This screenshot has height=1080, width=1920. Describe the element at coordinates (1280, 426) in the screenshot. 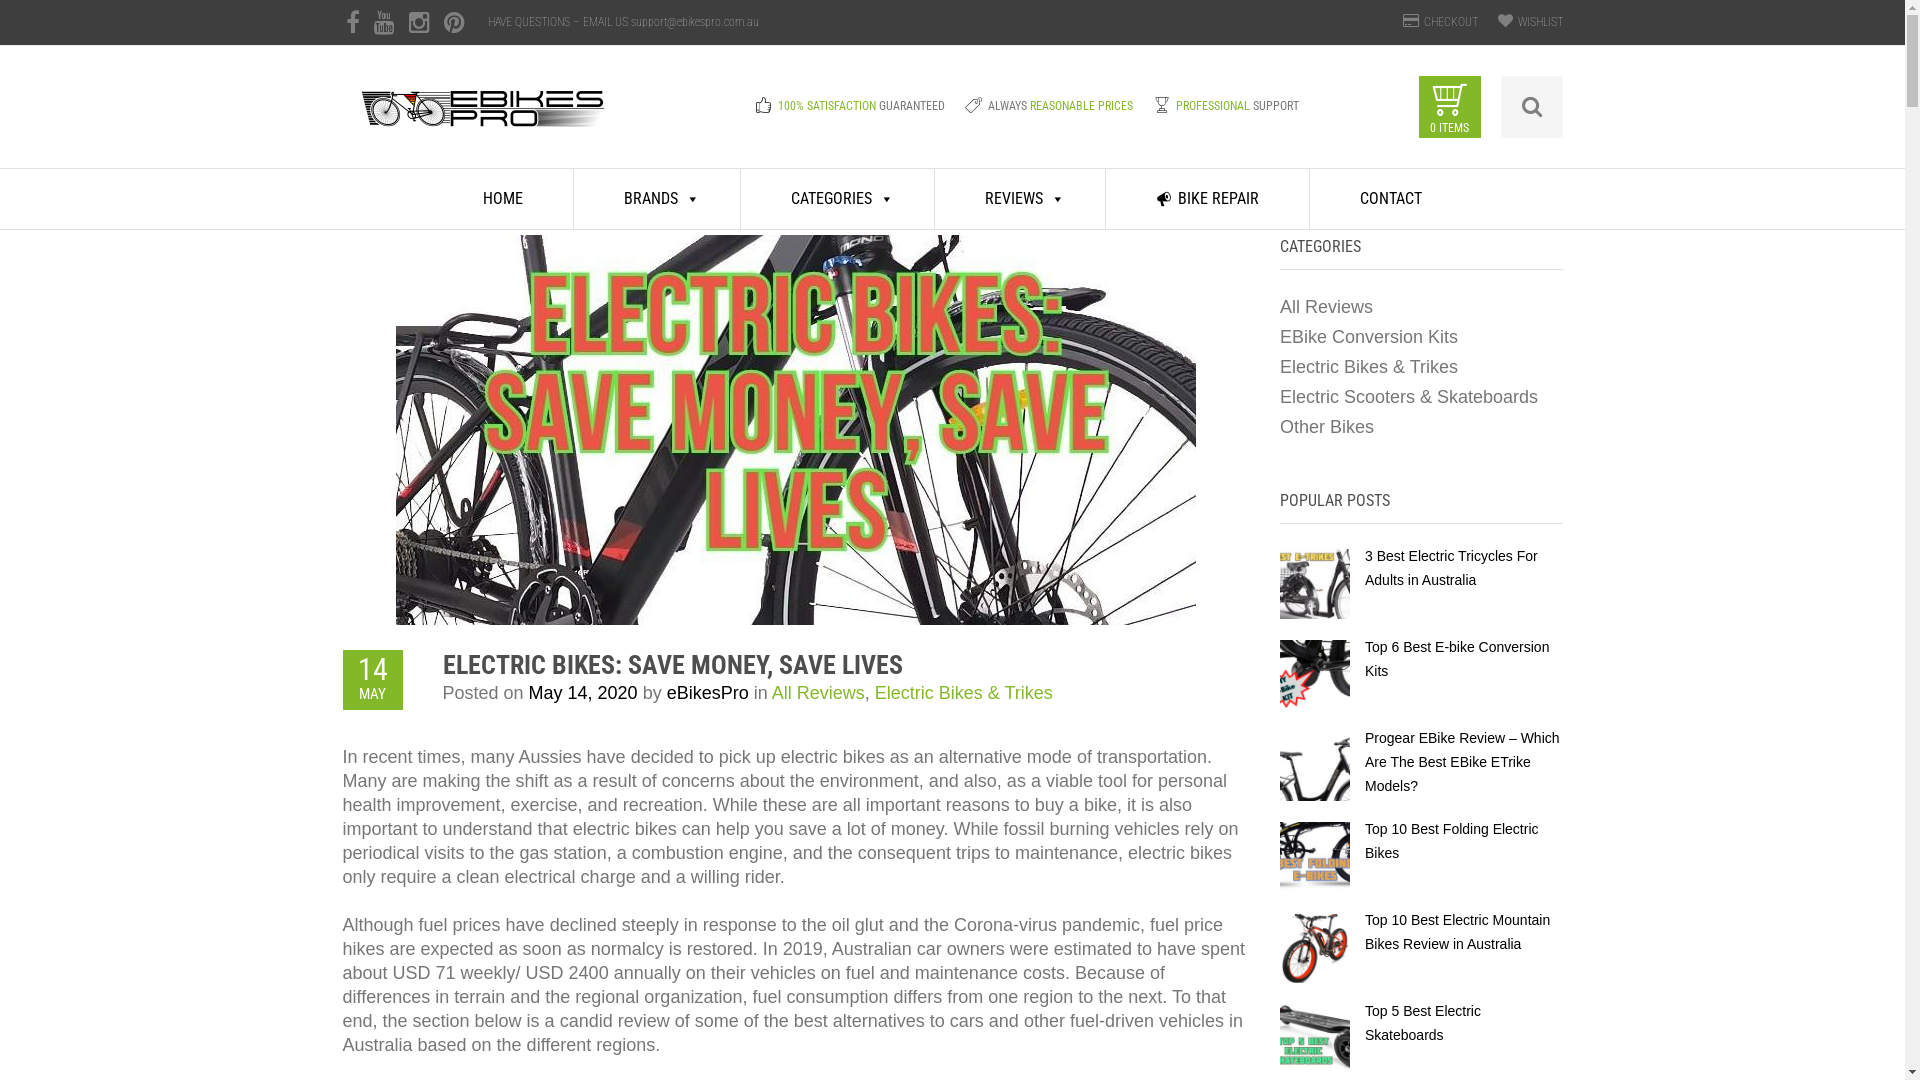

I see `'Other Bikes'` at that location.